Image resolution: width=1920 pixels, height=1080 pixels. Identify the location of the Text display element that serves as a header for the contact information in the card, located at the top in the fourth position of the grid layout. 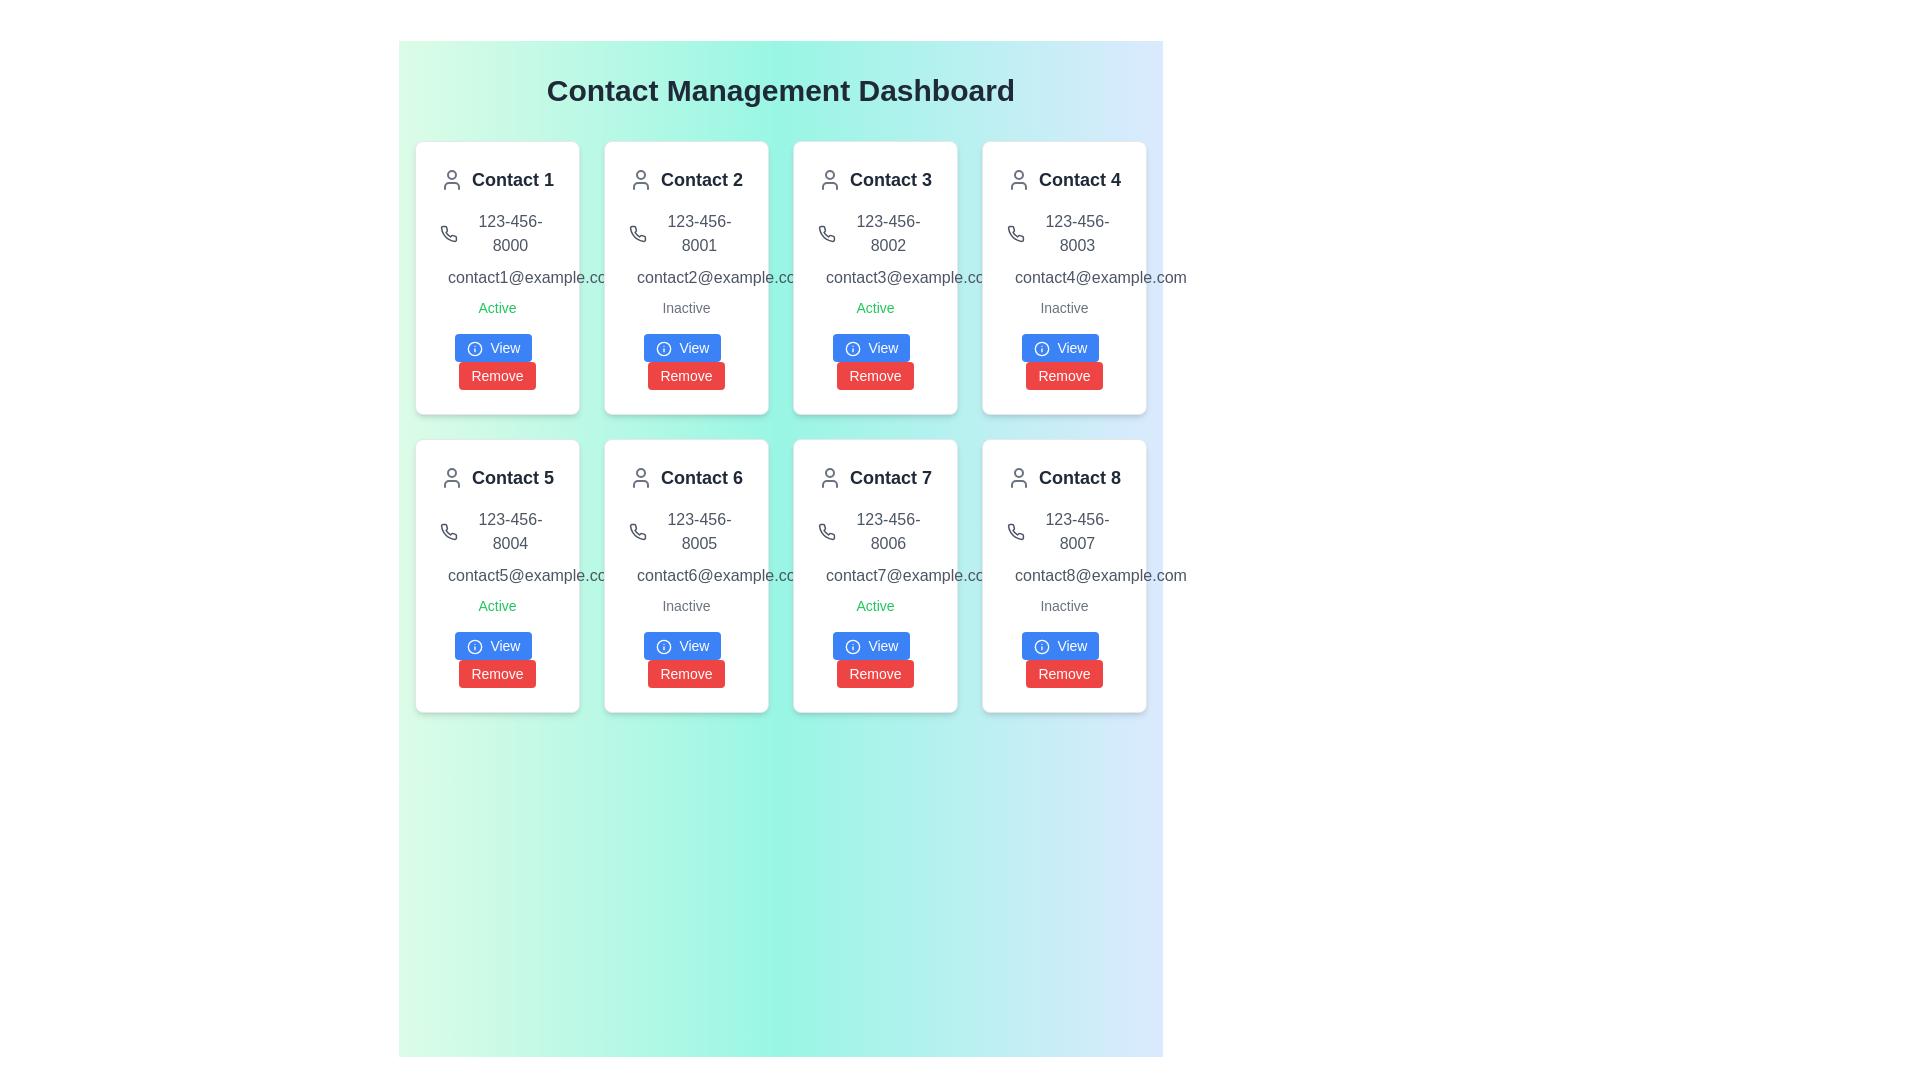
(1063, 180).